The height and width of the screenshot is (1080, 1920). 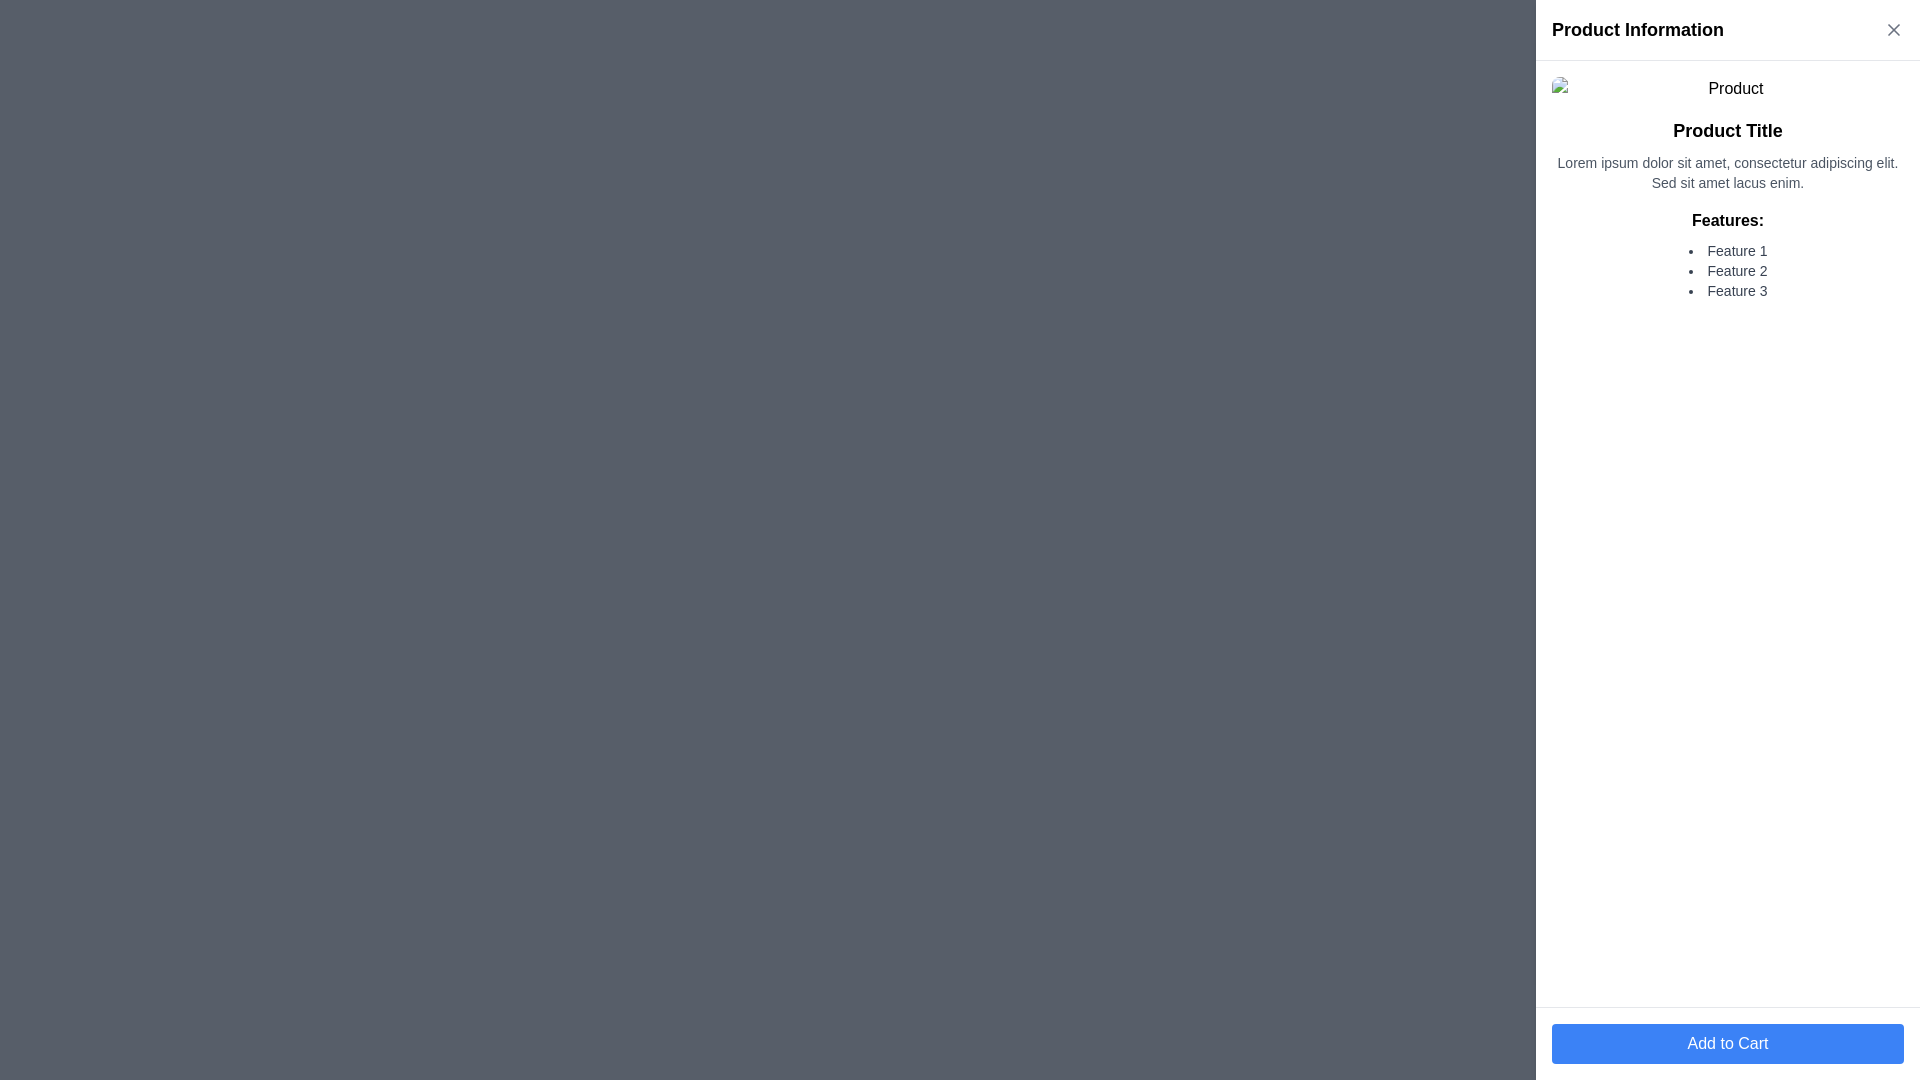 I want to click on the close button located in the top-right corner of the 'Product Information' panel, so click(x=1893, y=30).